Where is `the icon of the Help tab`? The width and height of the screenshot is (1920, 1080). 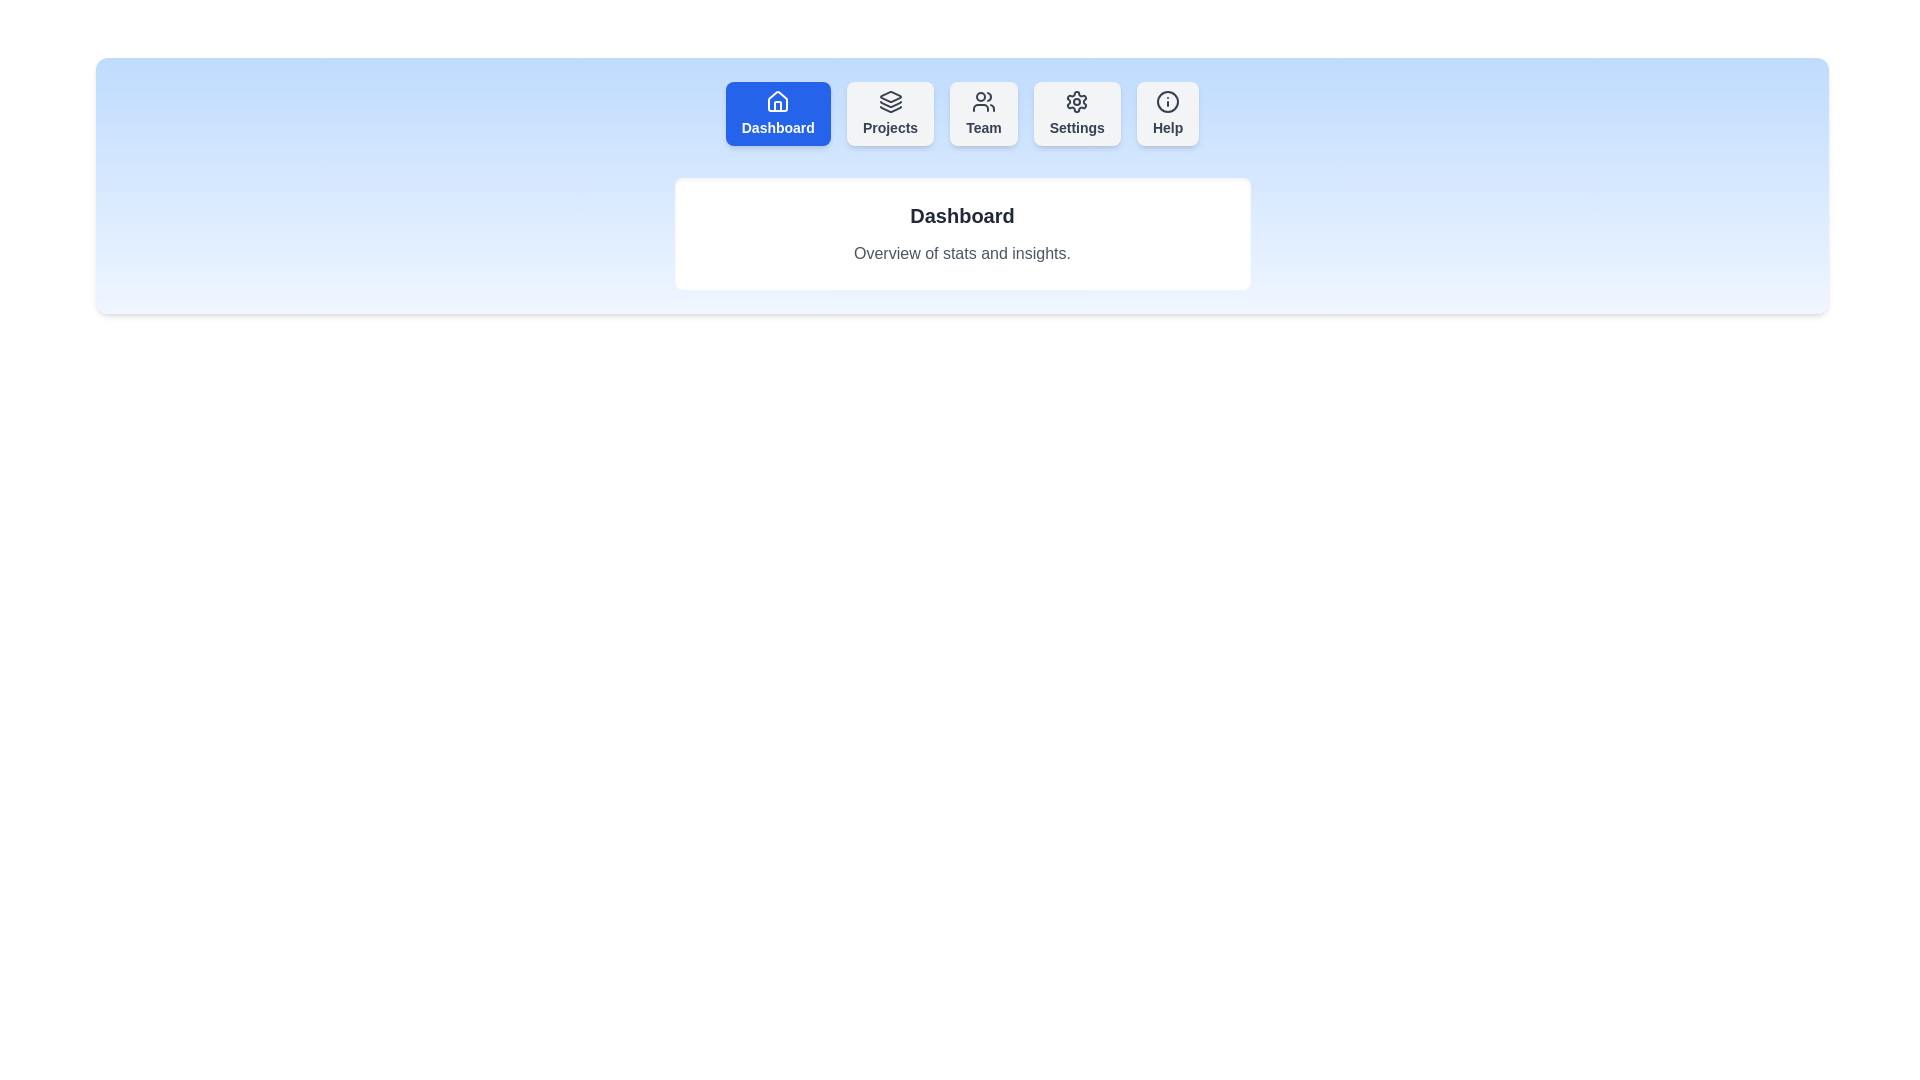
the icon of the Help tab is located at coordinates (1168, 101).